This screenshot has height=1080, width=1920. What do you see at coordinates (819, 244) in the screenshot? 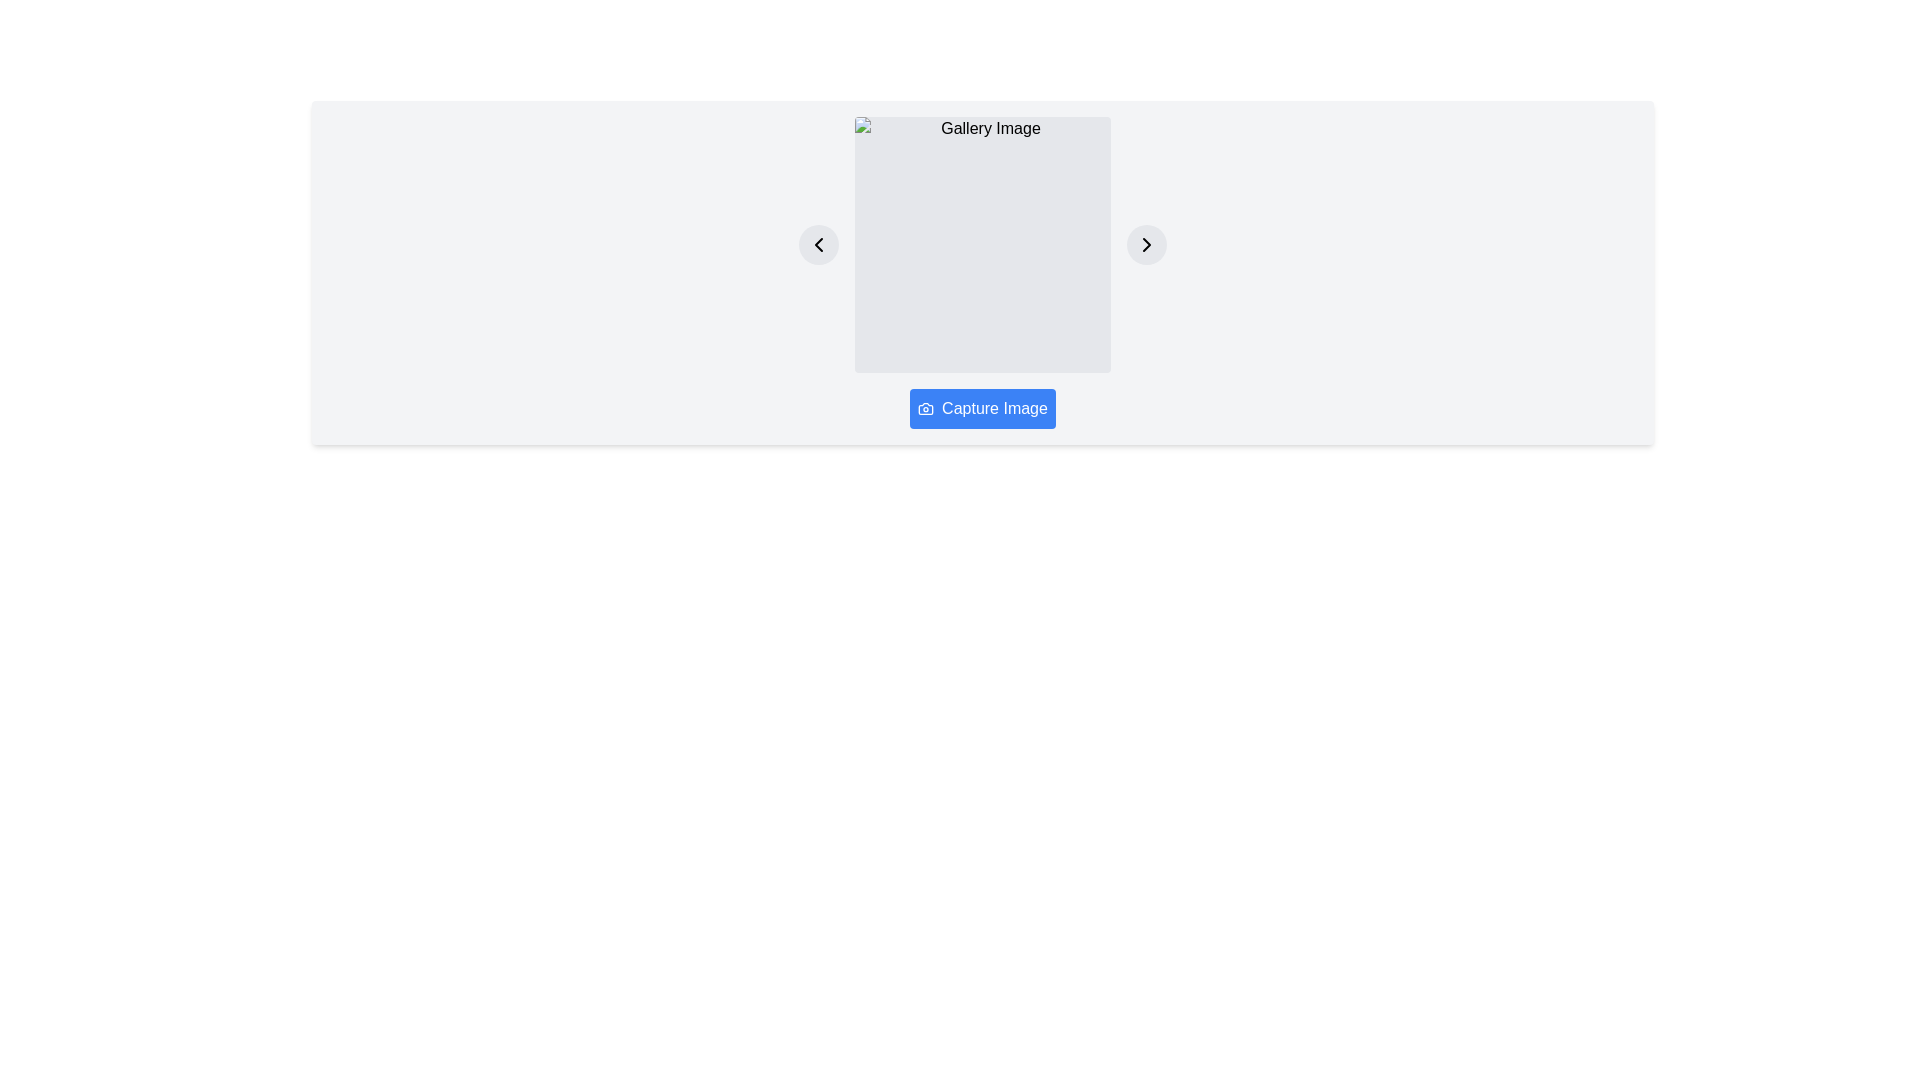
I see `the left navigation button` at bounding box center [819, 244].